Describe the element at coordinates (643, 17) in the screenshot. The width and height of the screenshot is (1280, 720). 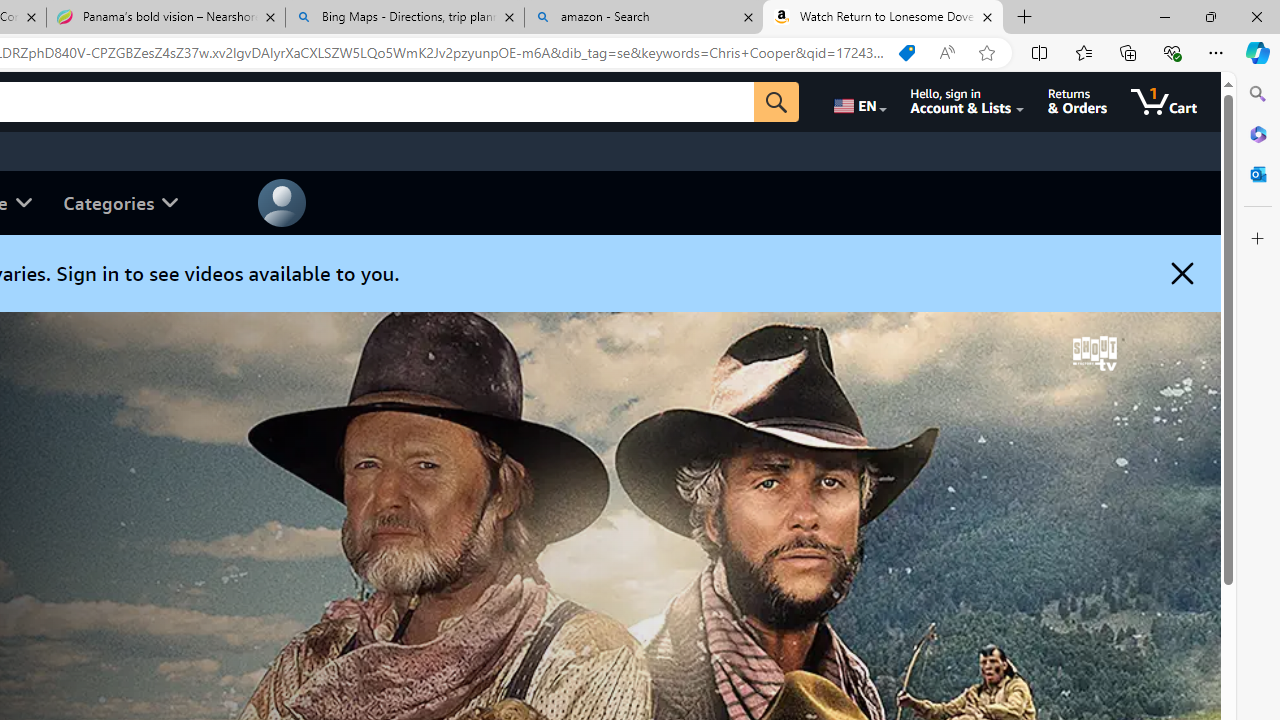
I see `'amazon - Search'` at that location.